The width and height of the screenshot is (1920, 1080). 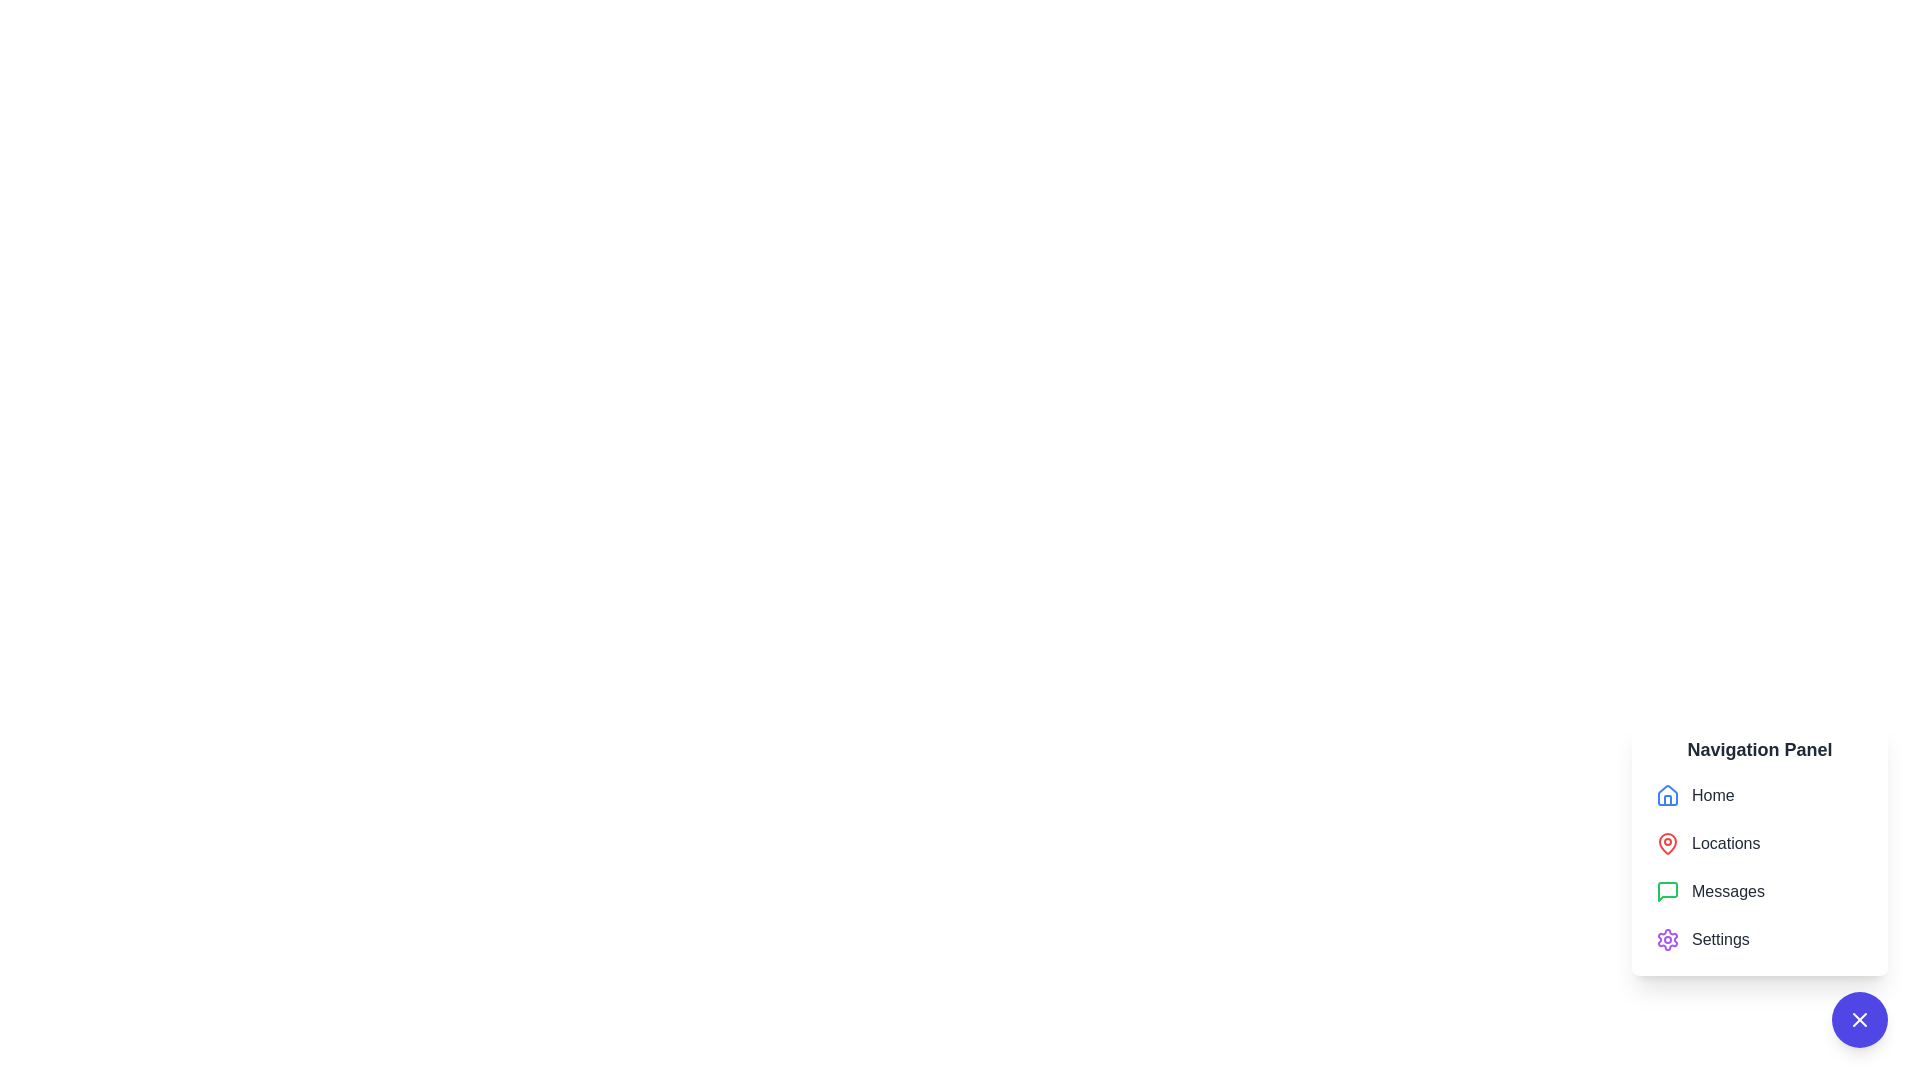 What do you see at coordinates (1668, 793) in the screenshot?
I see `the 'Home' icon in the navigation panel` at bounding box center [1668, 793].